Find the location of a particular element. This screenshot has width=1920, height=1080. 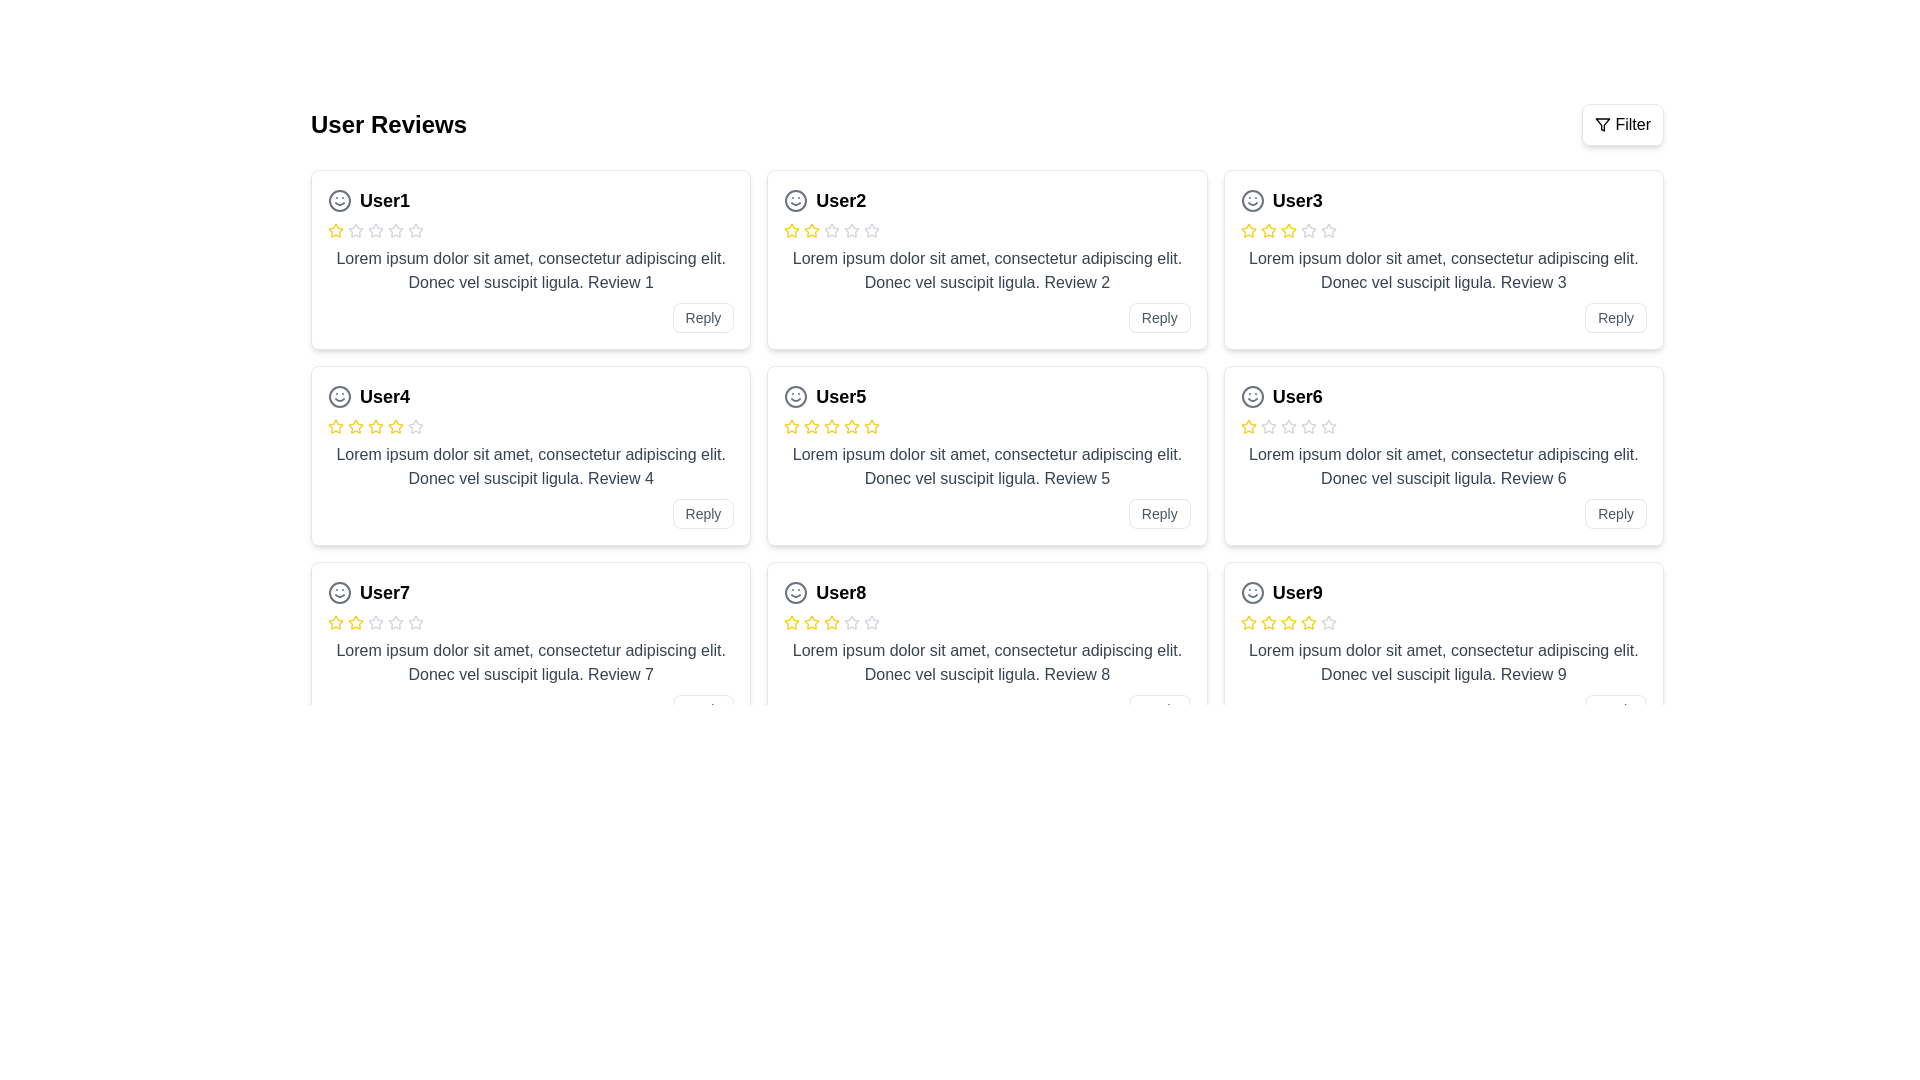

the second star rating icon in the review card associated with 'User9' to provide a rating is located at coordinates (1288, 621).